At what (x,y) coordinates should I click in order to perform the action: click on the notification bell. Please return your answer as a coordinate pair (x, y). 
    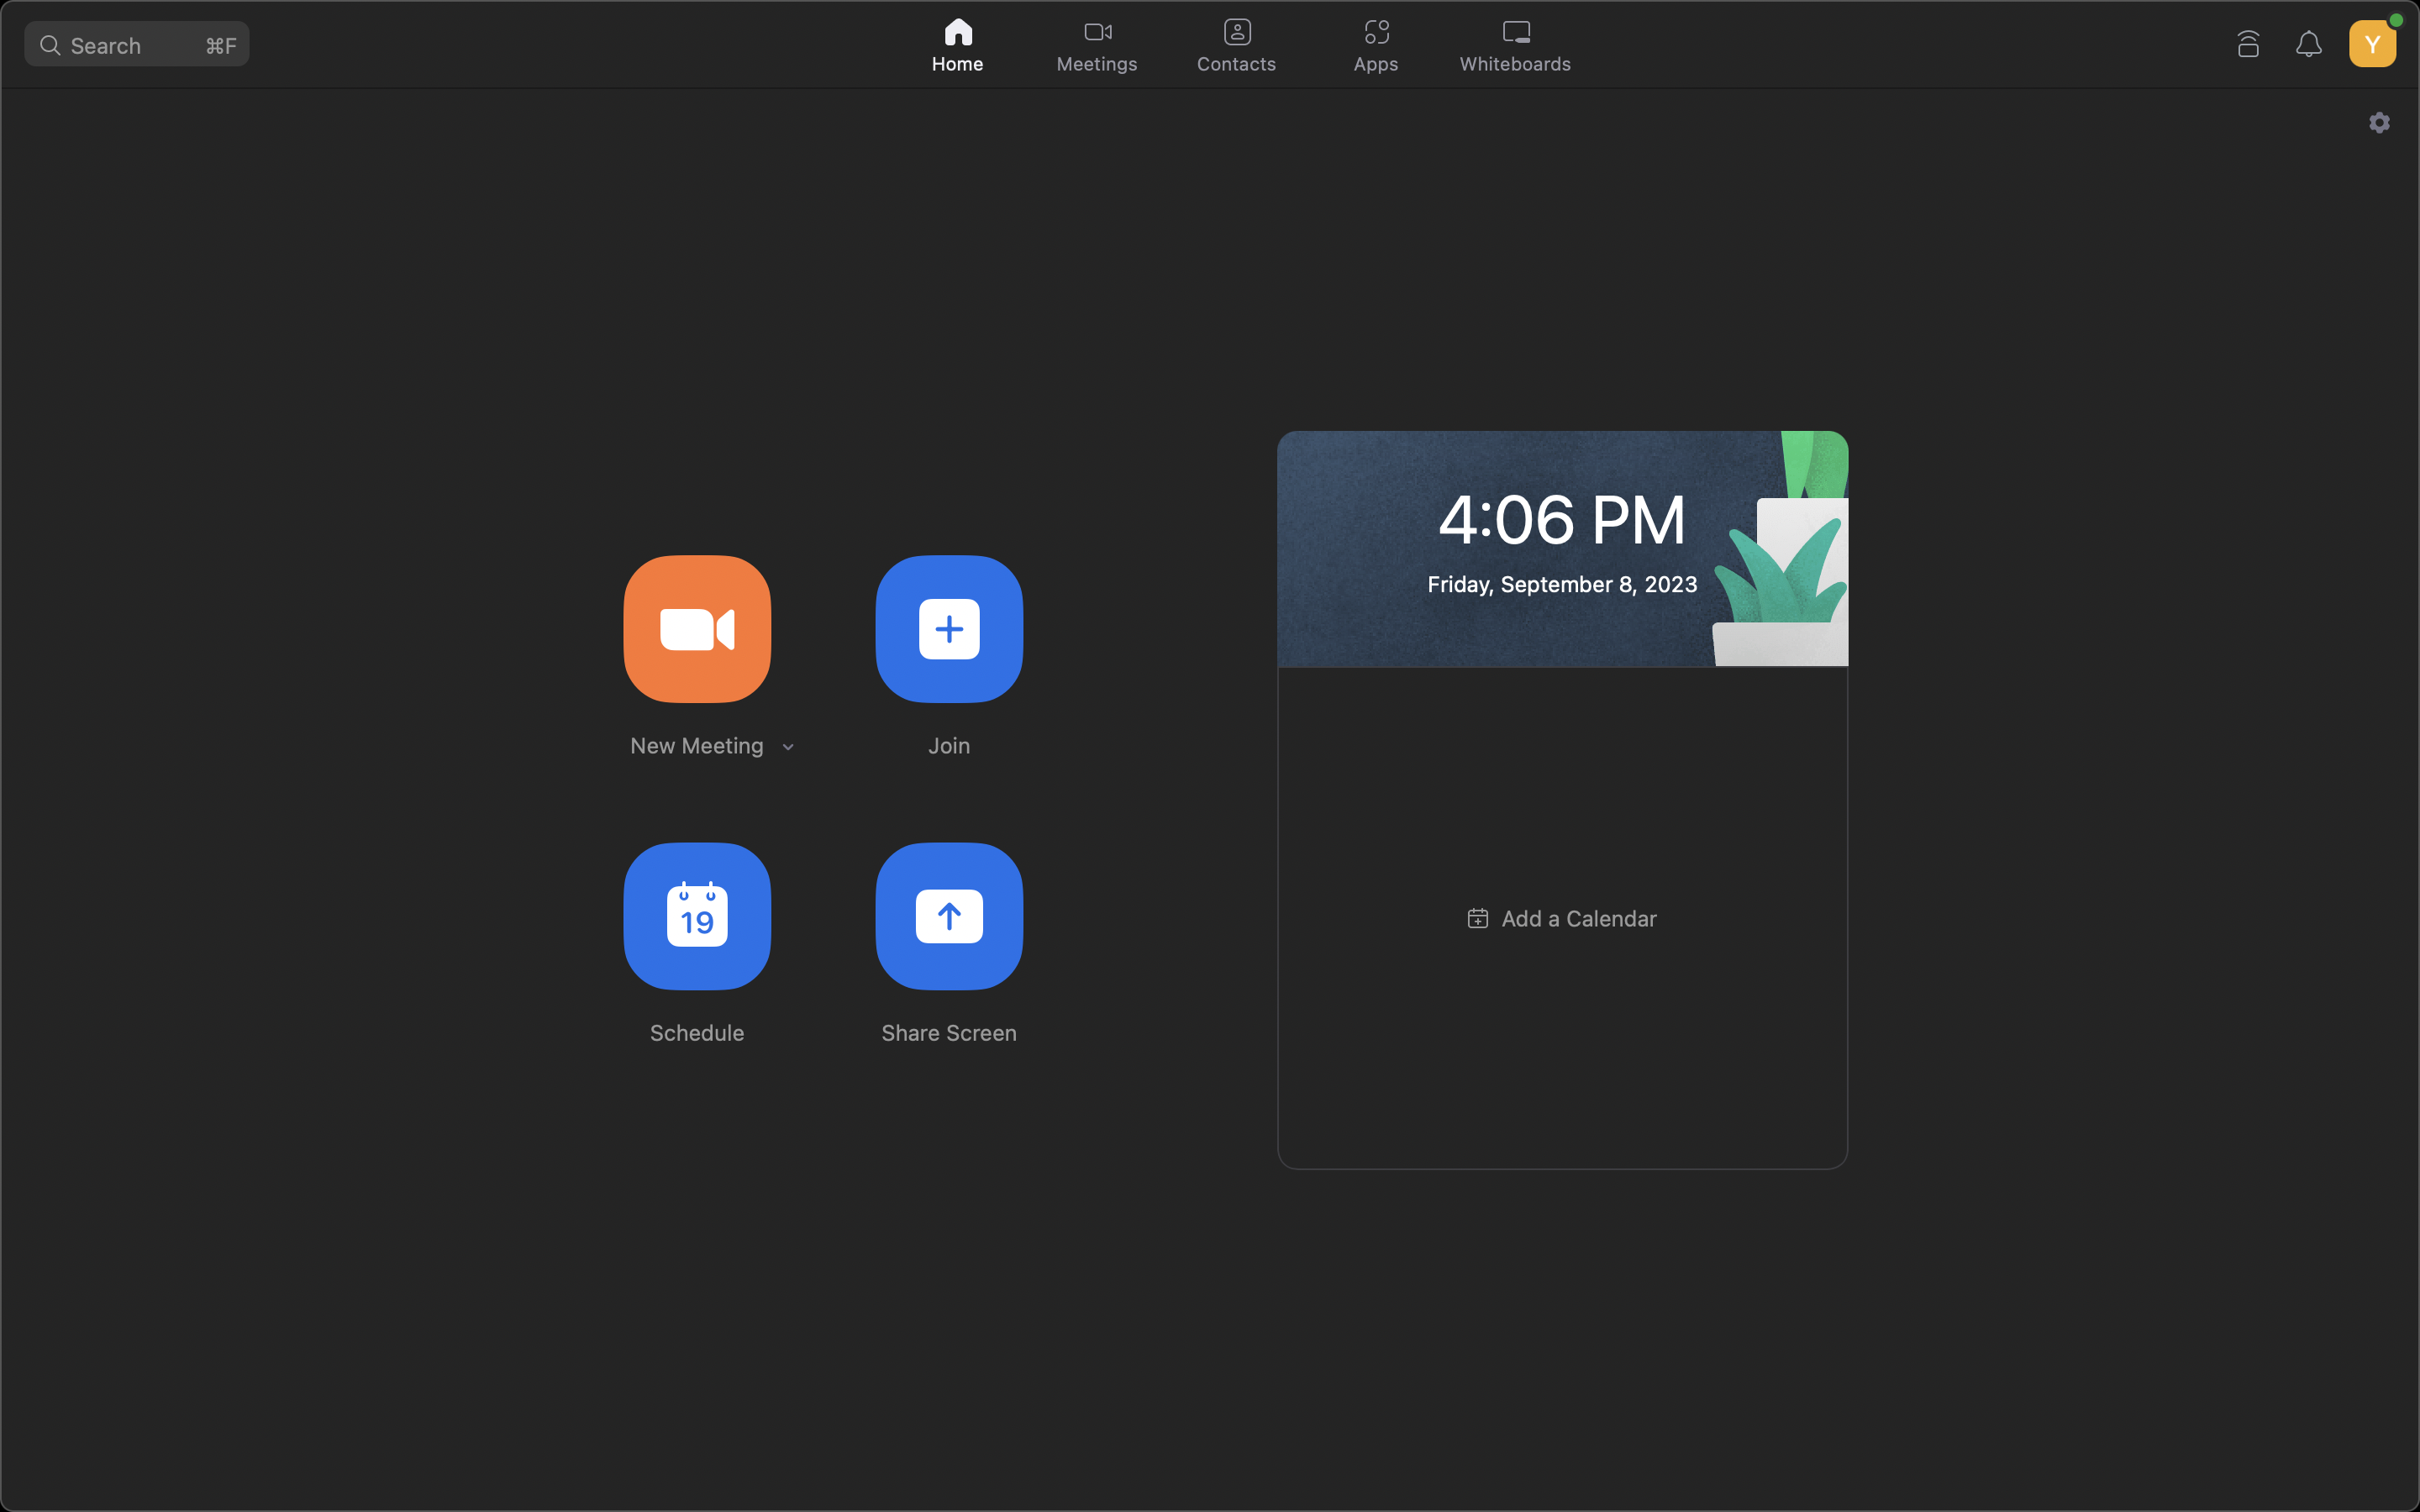
    Looking at the image, I should click on (2312, 41).